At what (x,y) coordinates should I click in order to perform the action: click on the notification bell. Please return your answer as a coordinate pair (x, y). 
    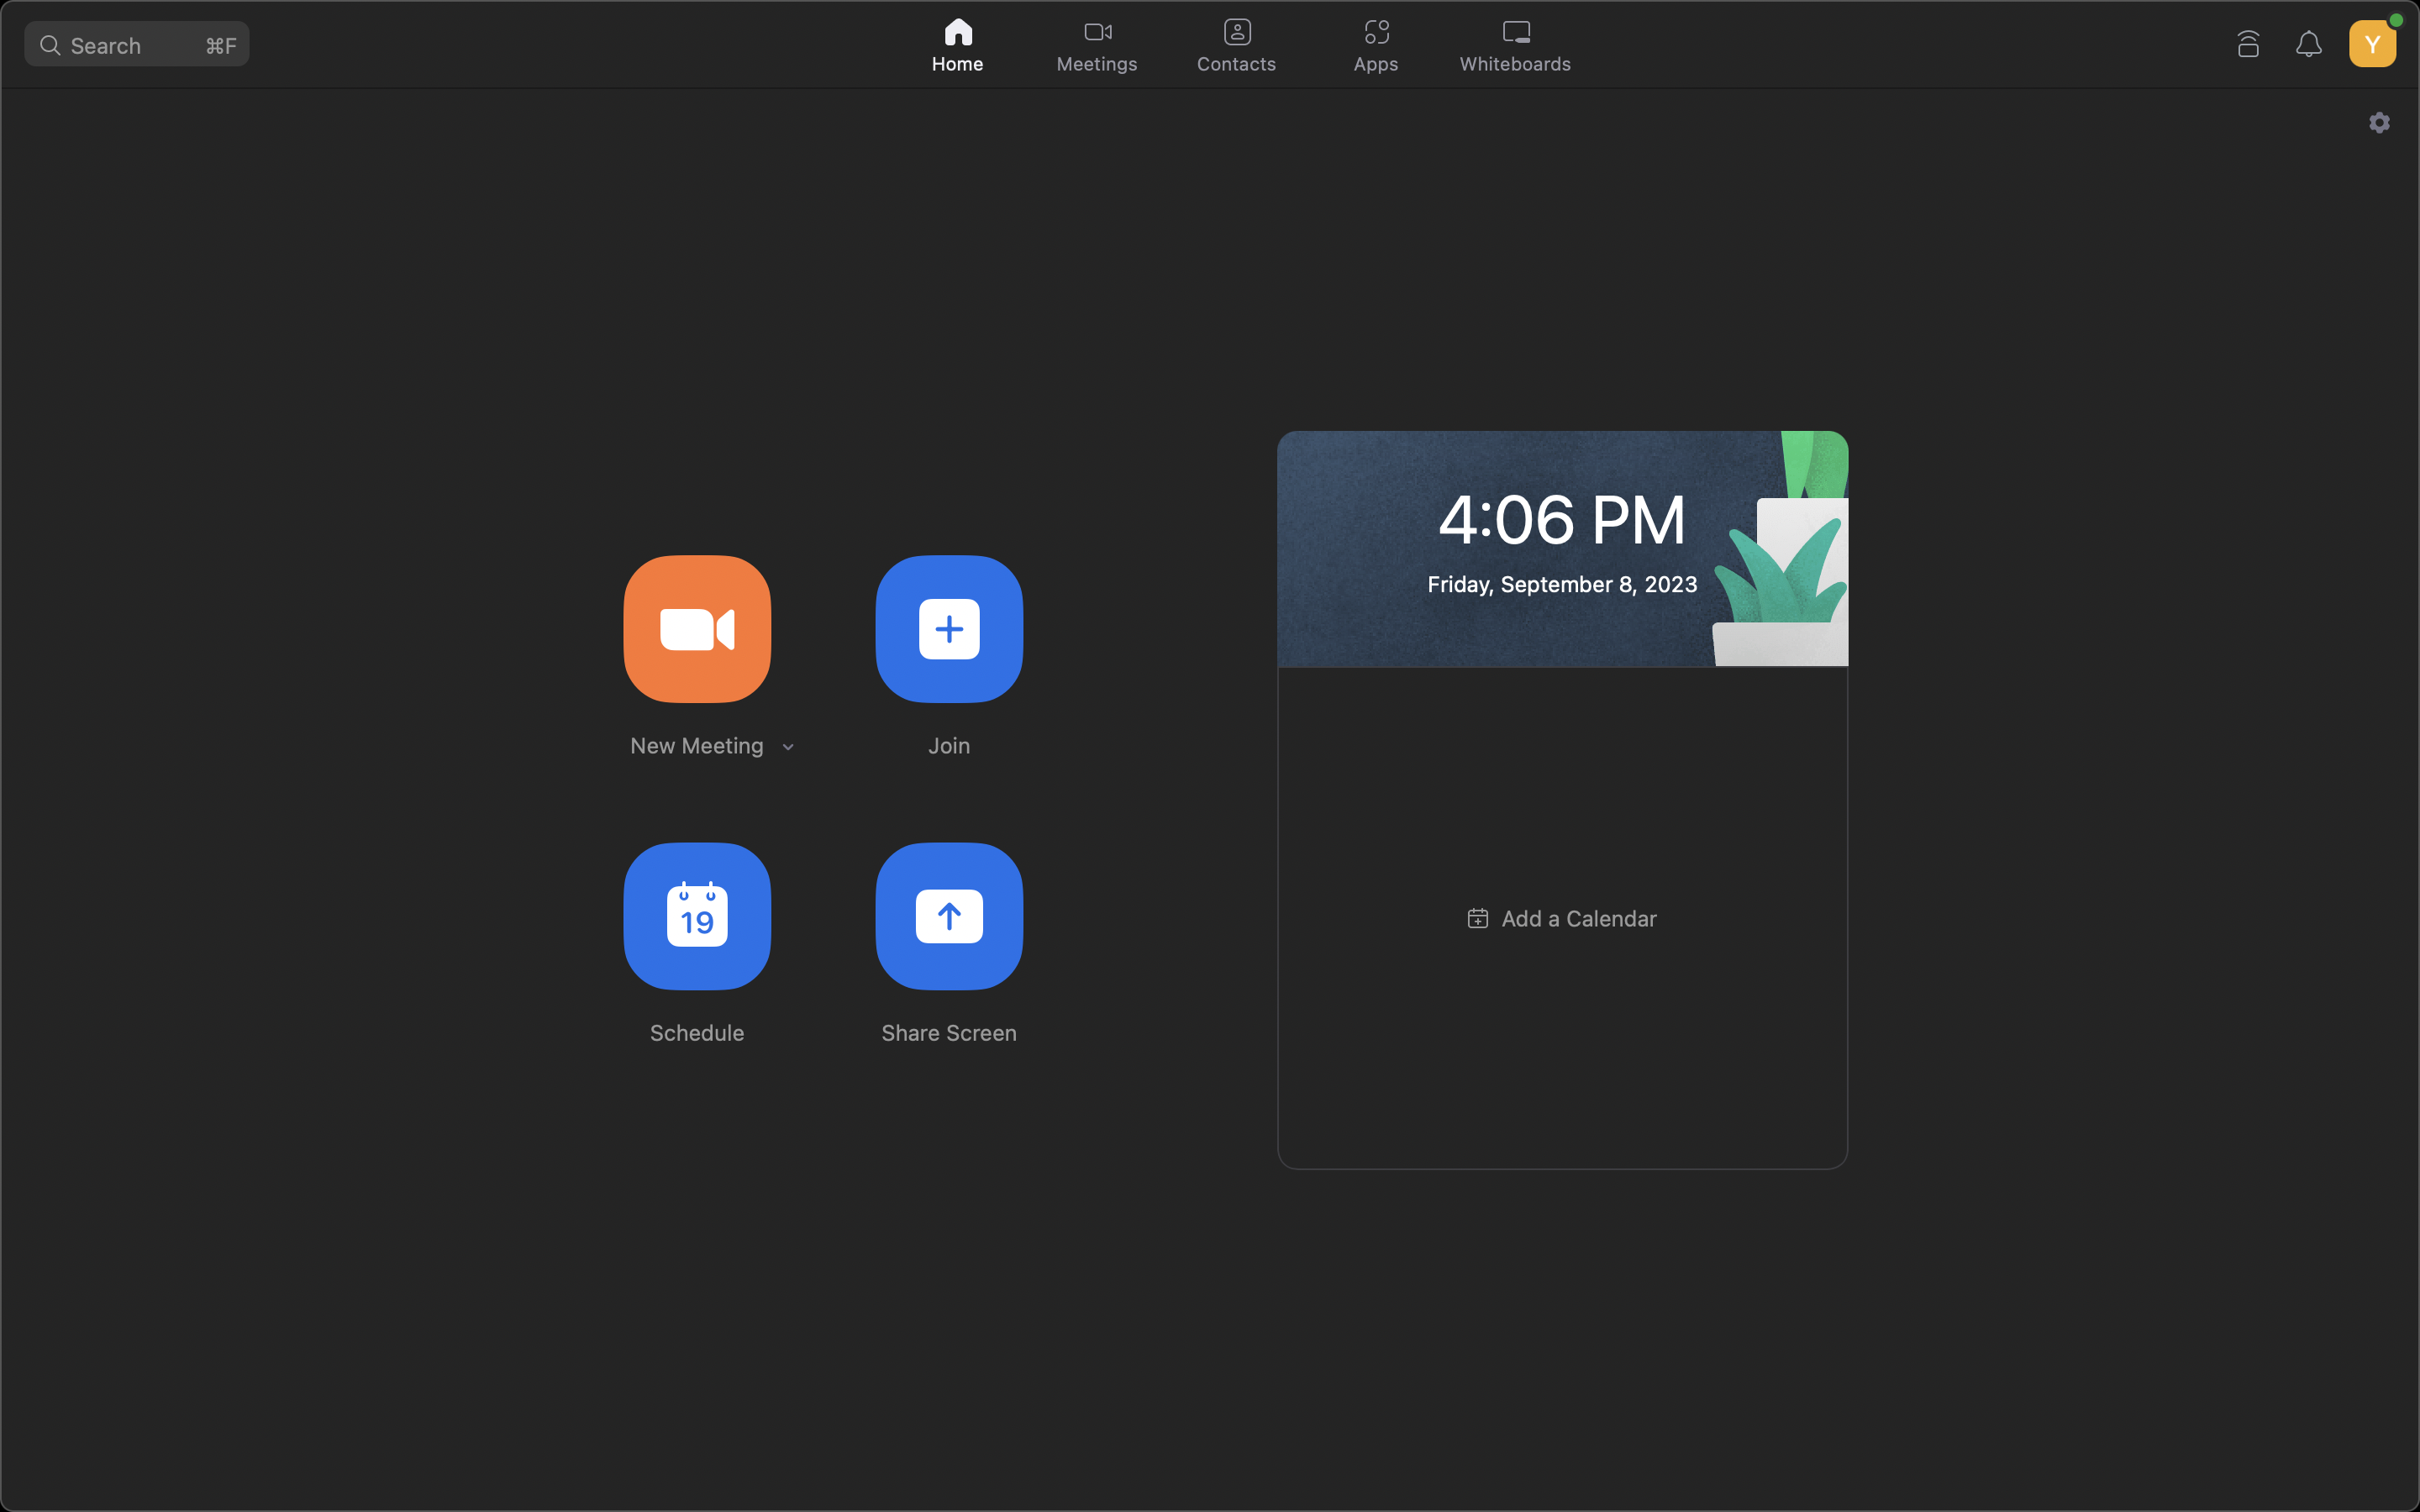
    Looking at the image, I should click on (2312, 41).